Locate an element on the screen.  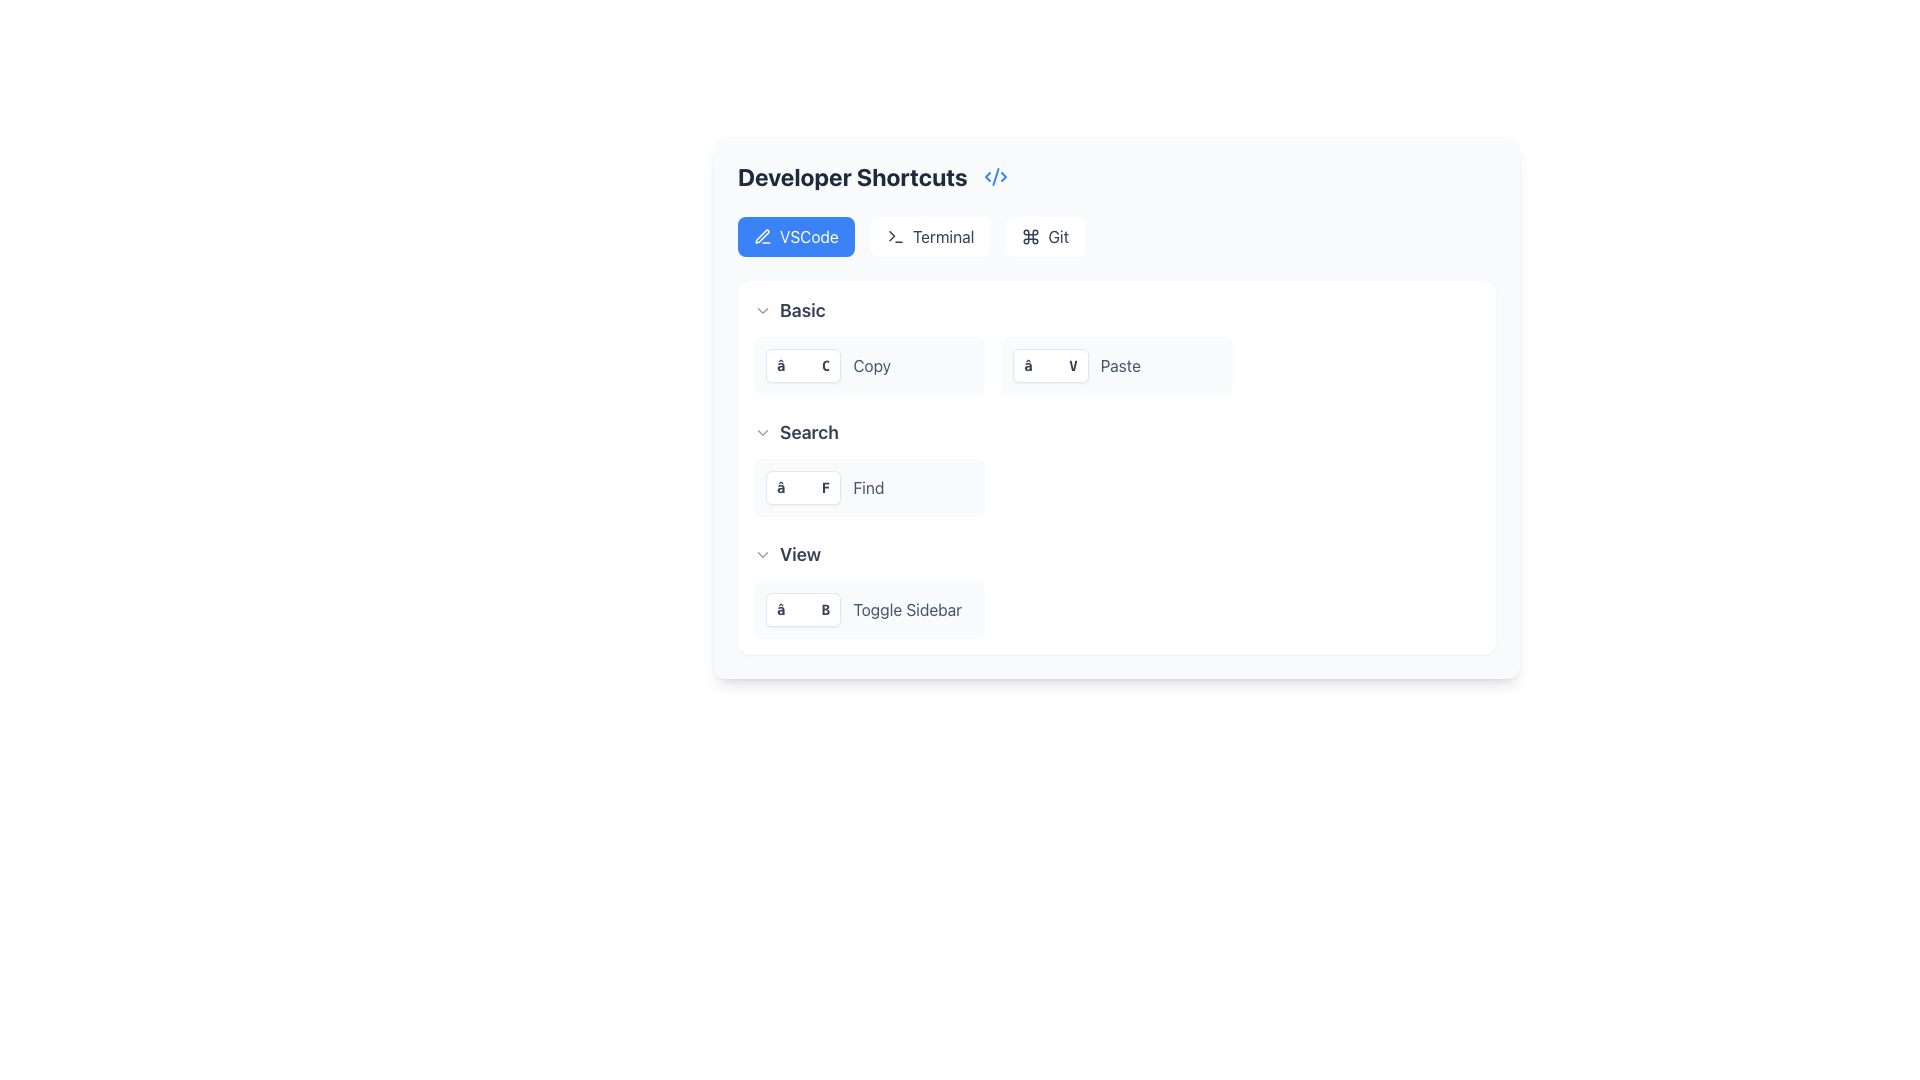
descriptive label for the shortcut that indicates pressing '⌘ B' will toggle the visibility of the sidebar in the application, located in the bottommost section under the 'View' category is located at coordinates (869, 608).